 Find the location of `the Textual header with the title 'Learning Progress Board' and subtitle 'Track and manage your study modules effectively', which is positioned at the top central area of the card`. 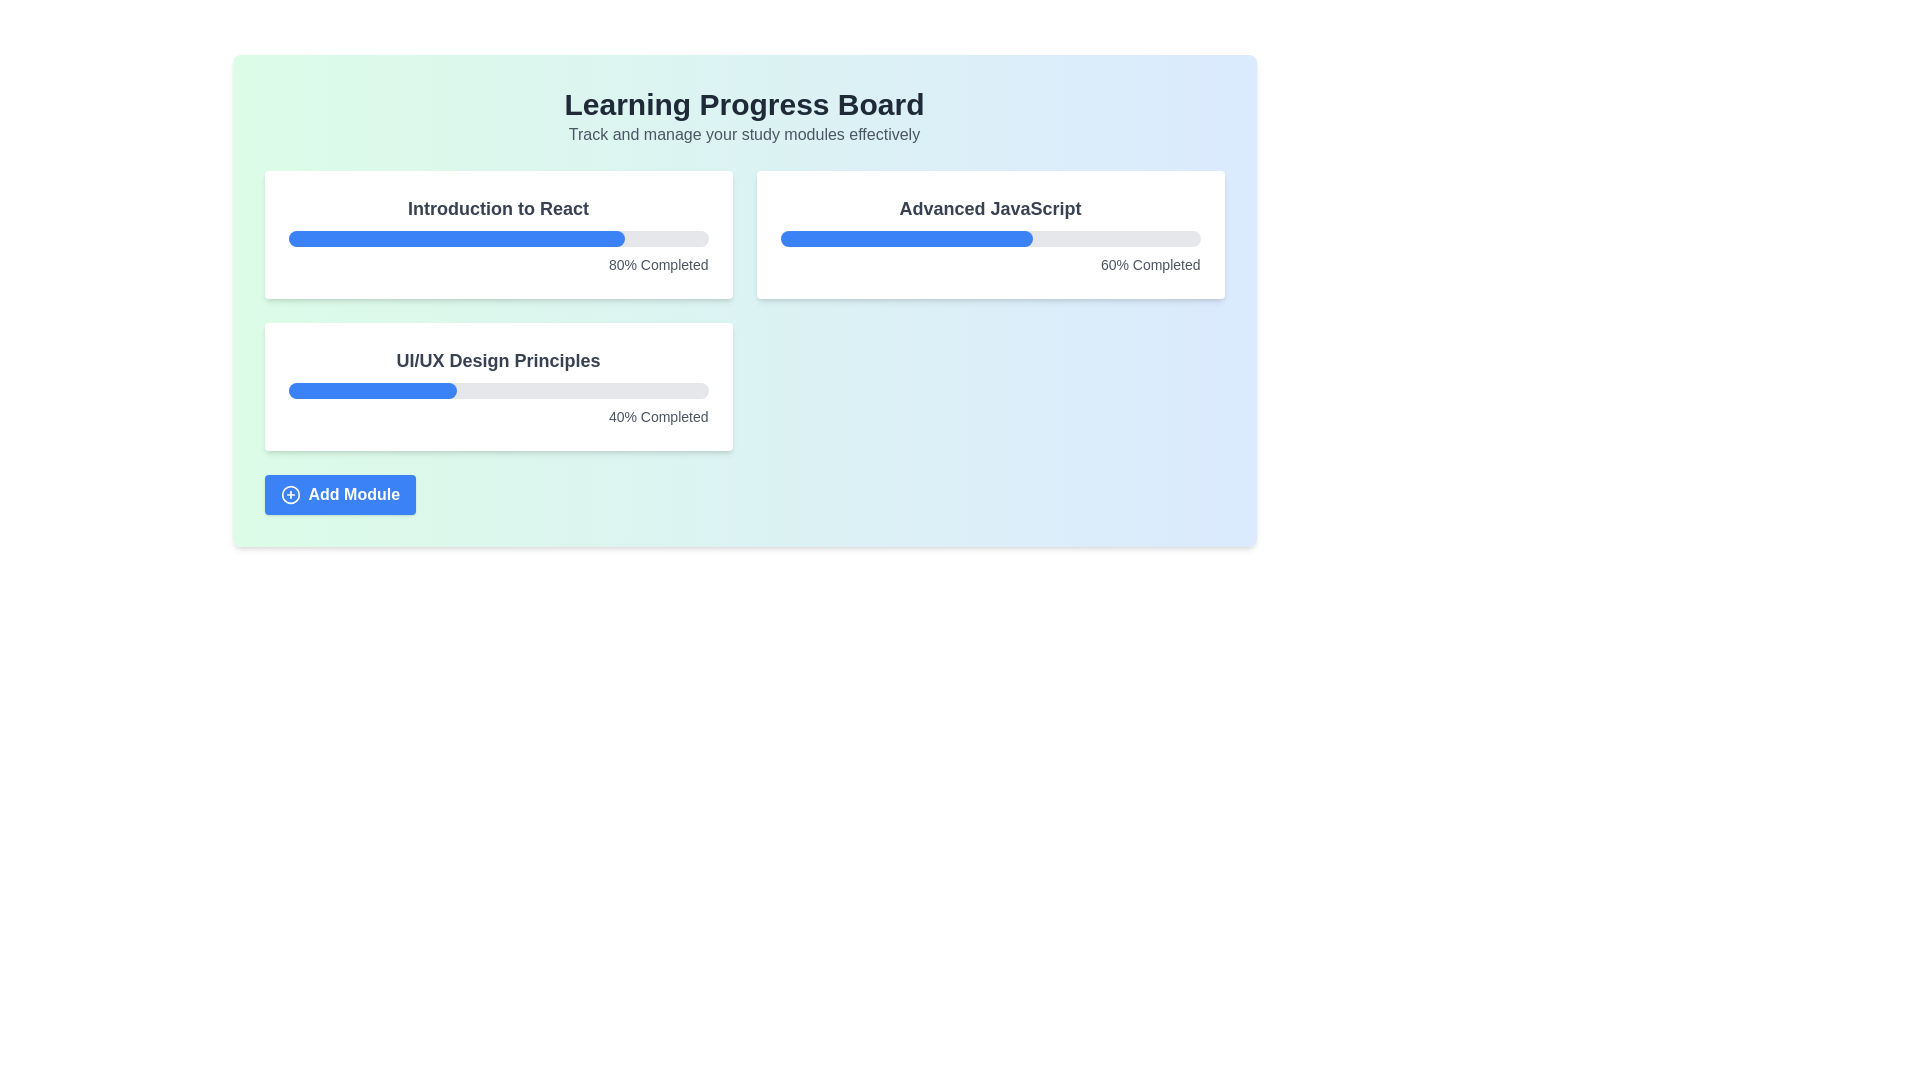

the Textual header with the title 'Learning Progress Board' and subtitle 'Track and manage your study modules effectively', which is positioned at the top central area of the card is located at coordinates (743, 116).